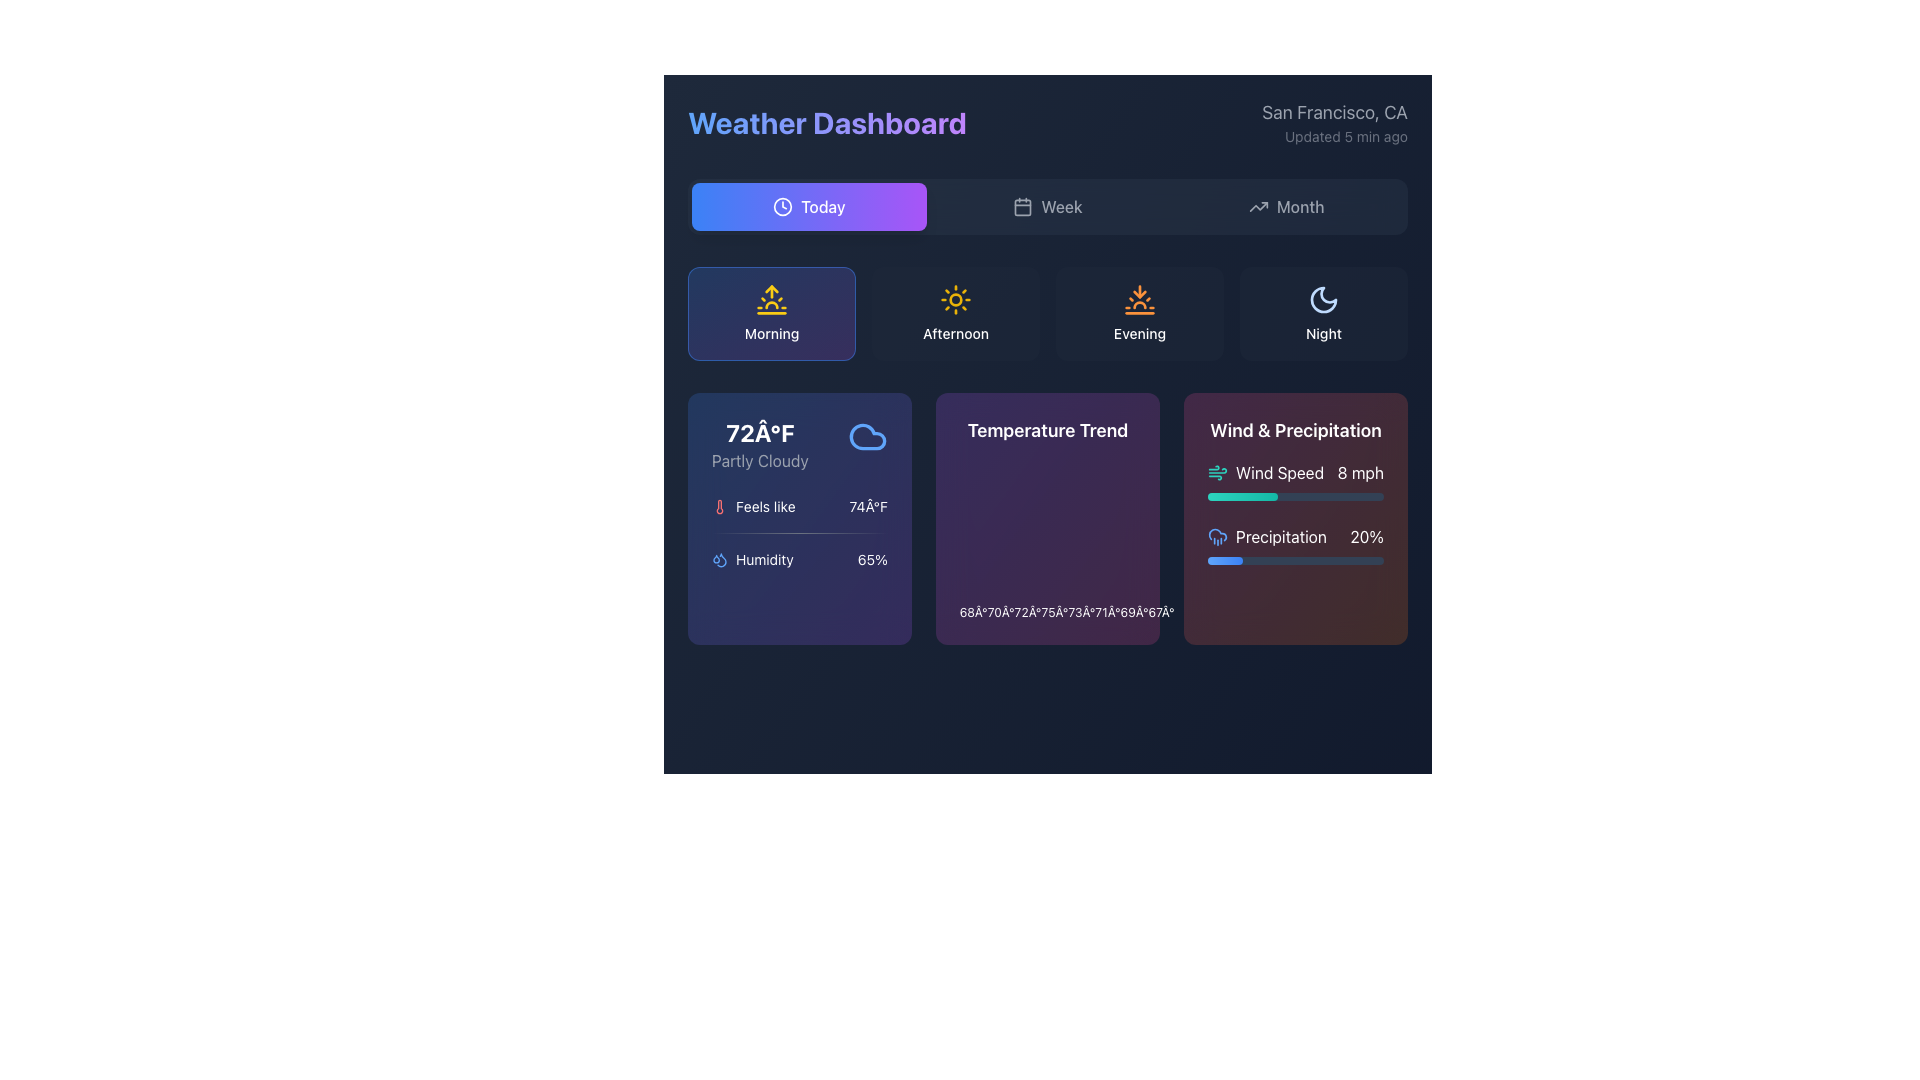 This screenshot has height=1080, width=1920. What do you see at coordinates (1306, 496) in the screenshot?
I see `precipitation level` at bounding box center [1306, 496].